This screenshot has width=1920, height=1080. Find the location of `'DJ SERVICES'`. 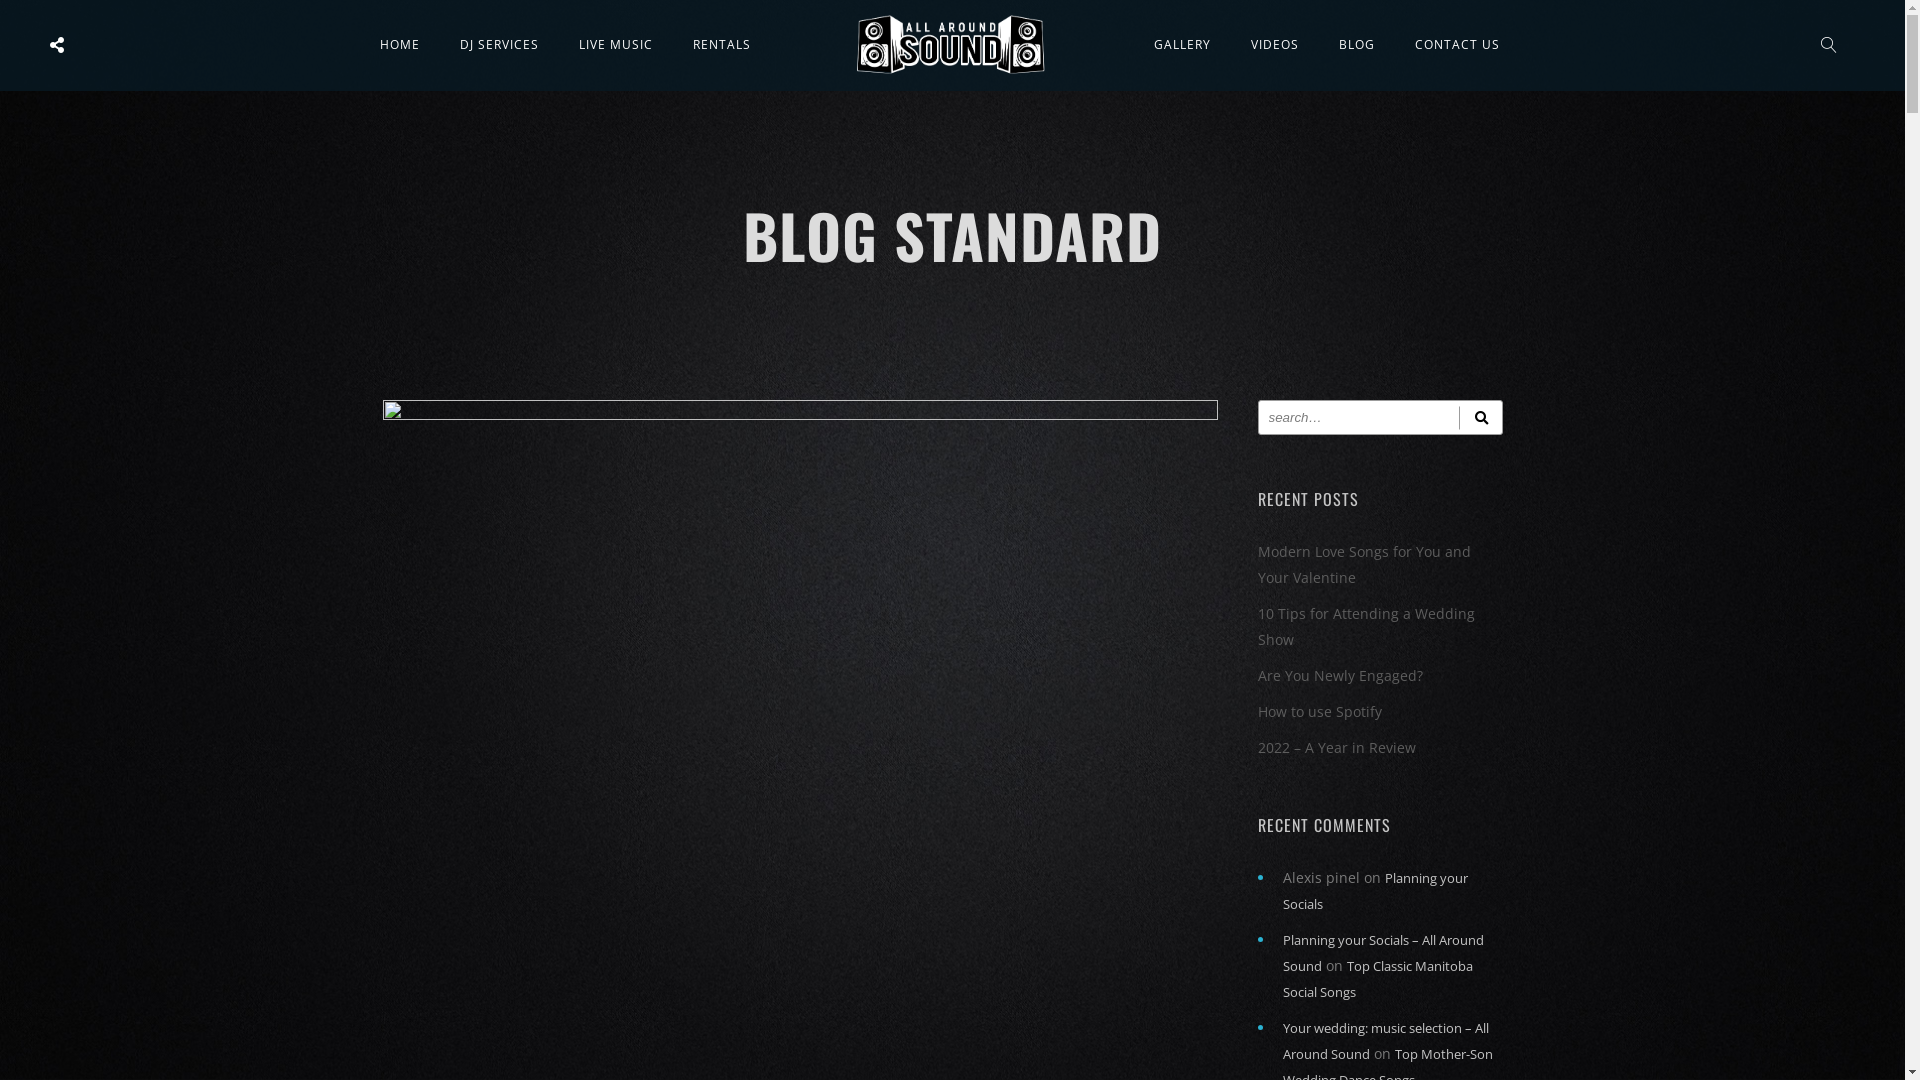

'DJ SERVICES' is located at coordinates (499, 44).